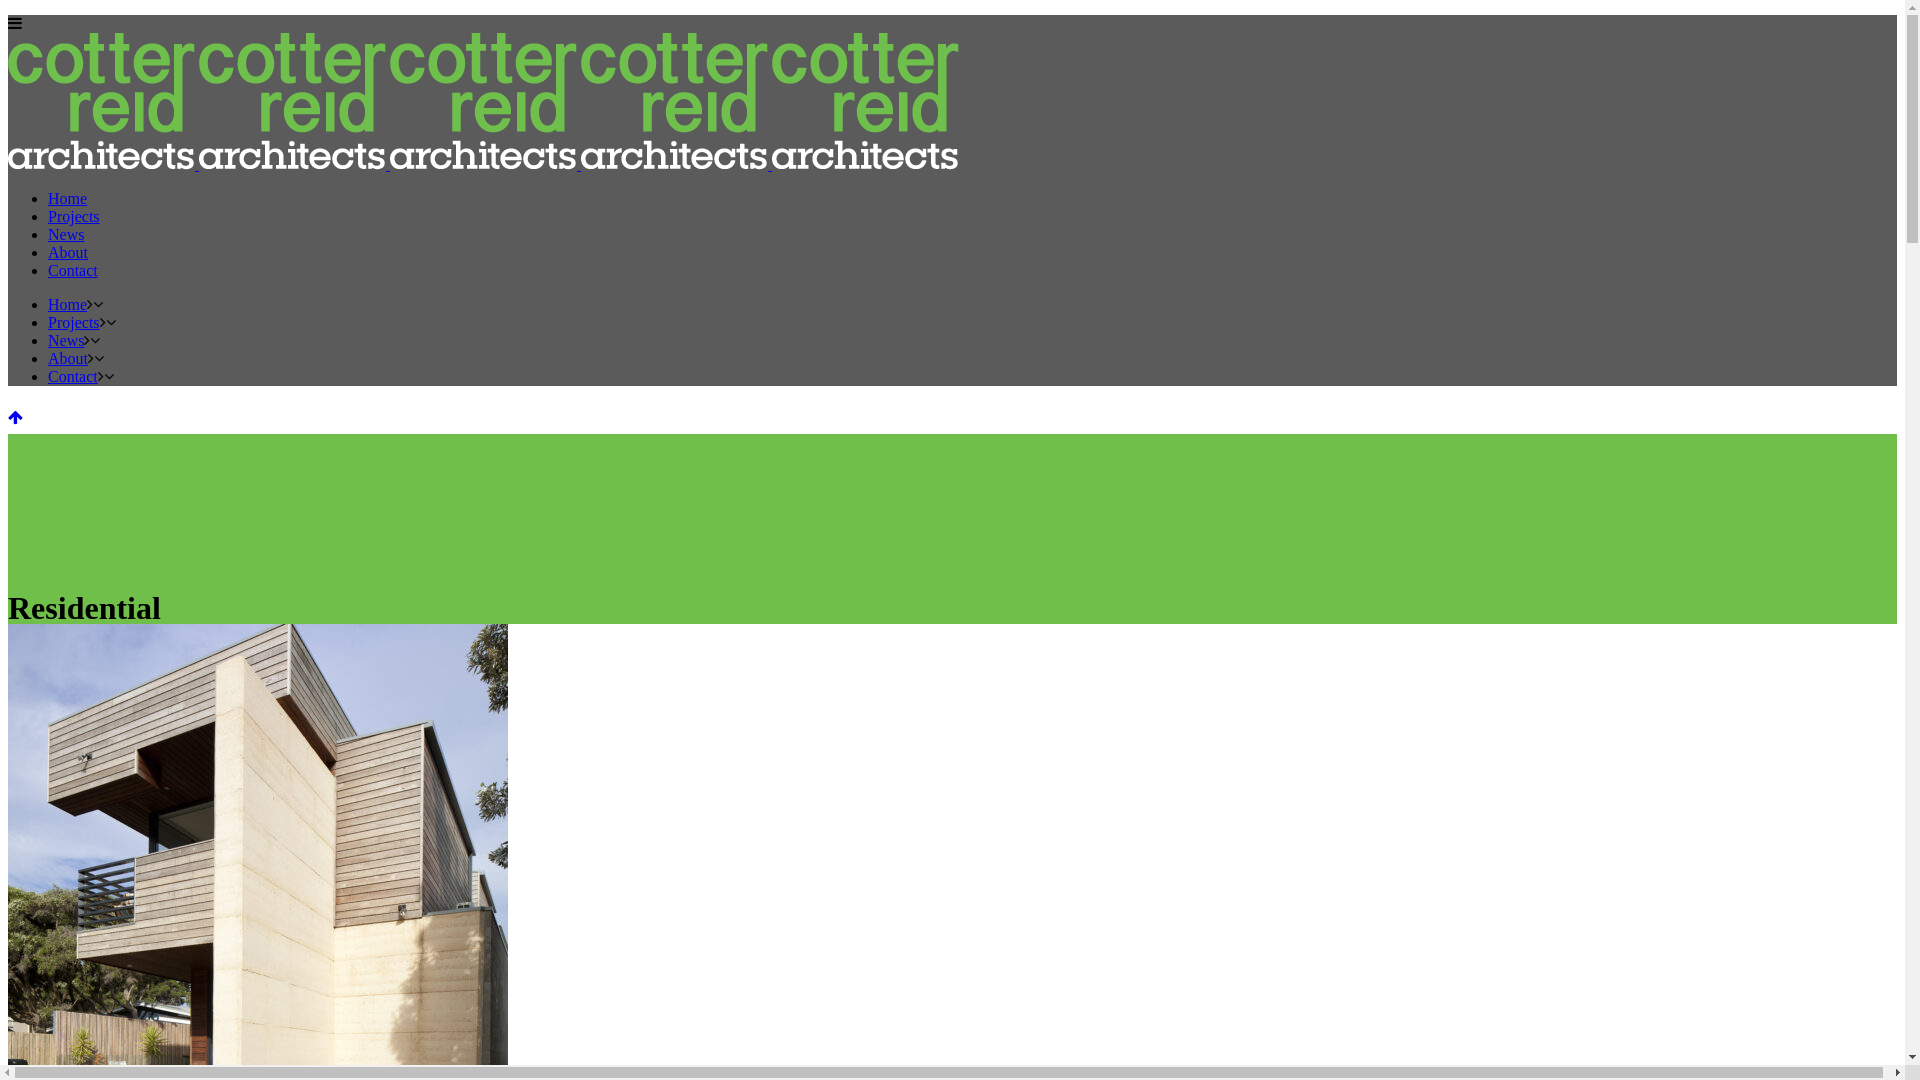  What do you see at coordinates (67, 198) in the screenshot?
I see `'Home'` at bounding box center [67, 198].